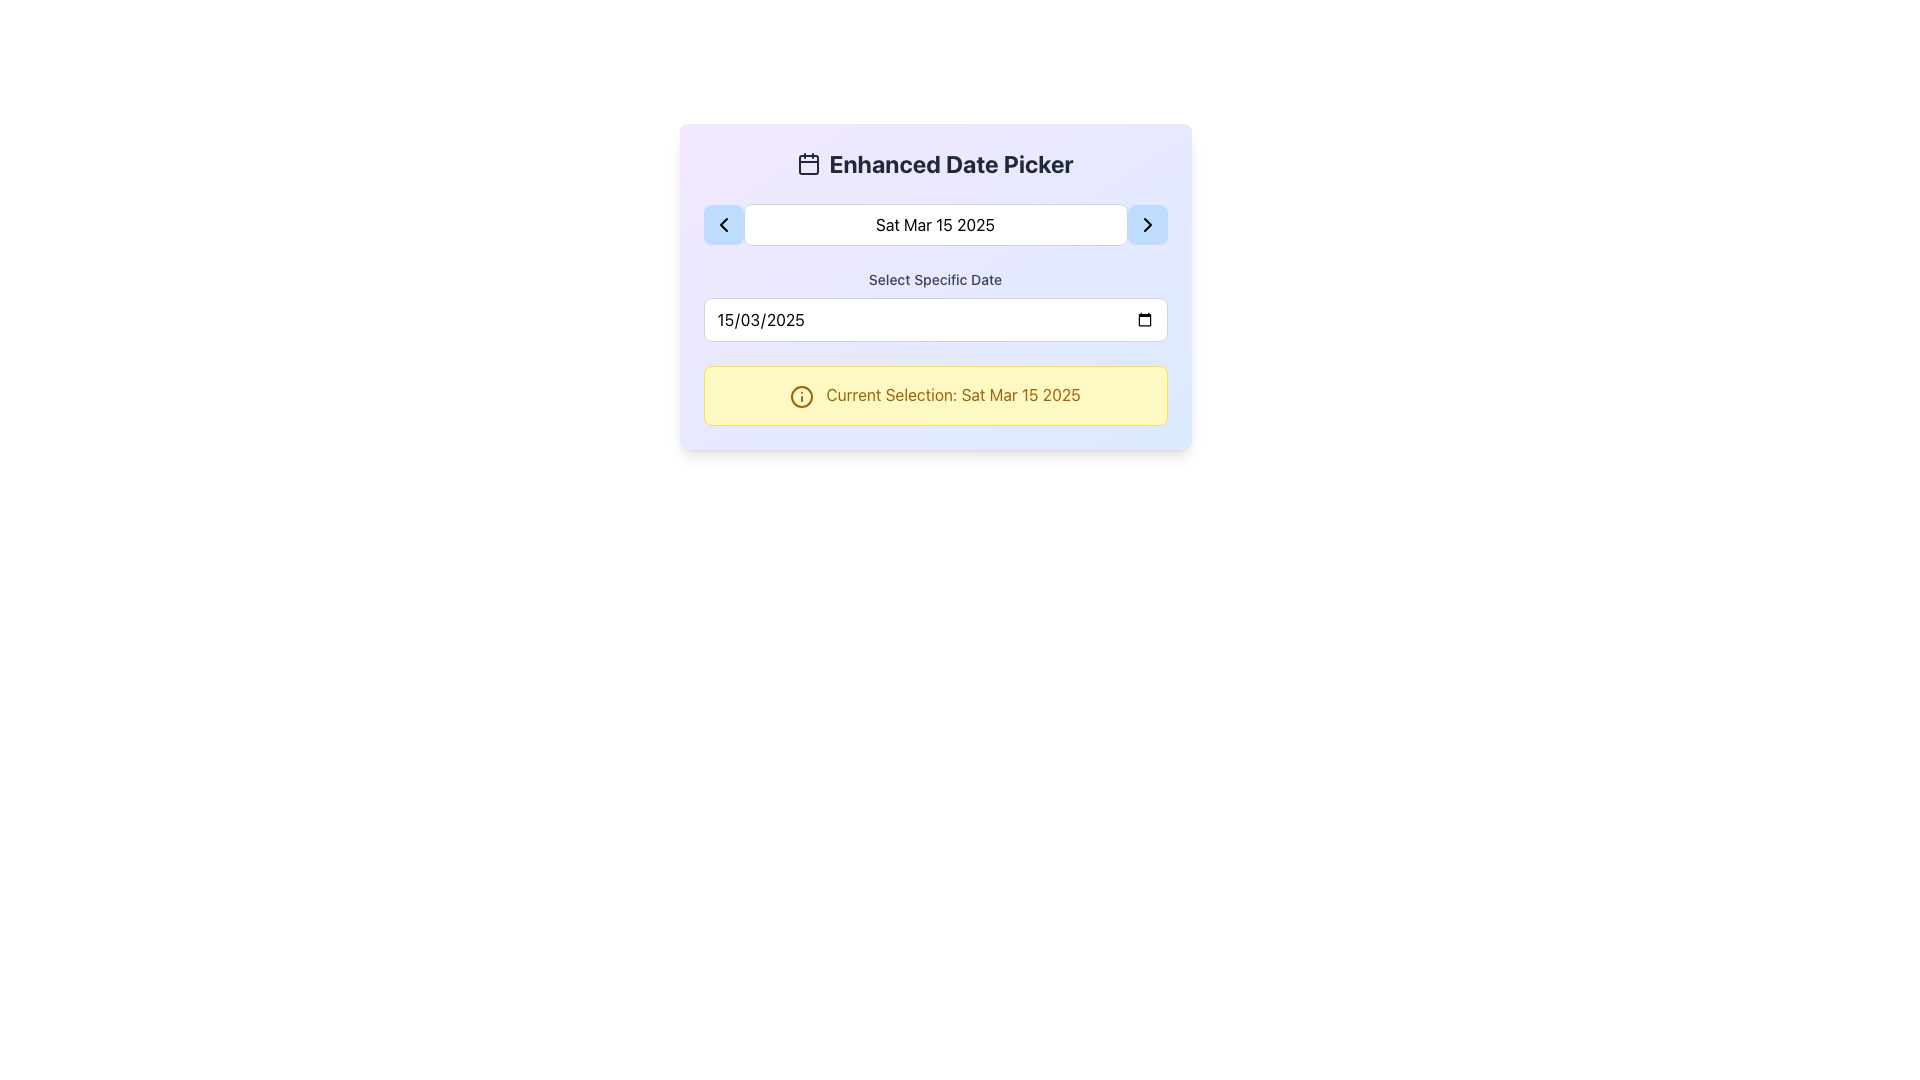 Image resolution: width=1920 pixels, height=1080 pixels. What do you see at coordinates (809, 164) in the screenshot?
I see `the central rectangular component of the calendar icon, which is located beside the 'Enhanced Date Picker' label at the top-left area of the interface` at bounding box center [809, 164].